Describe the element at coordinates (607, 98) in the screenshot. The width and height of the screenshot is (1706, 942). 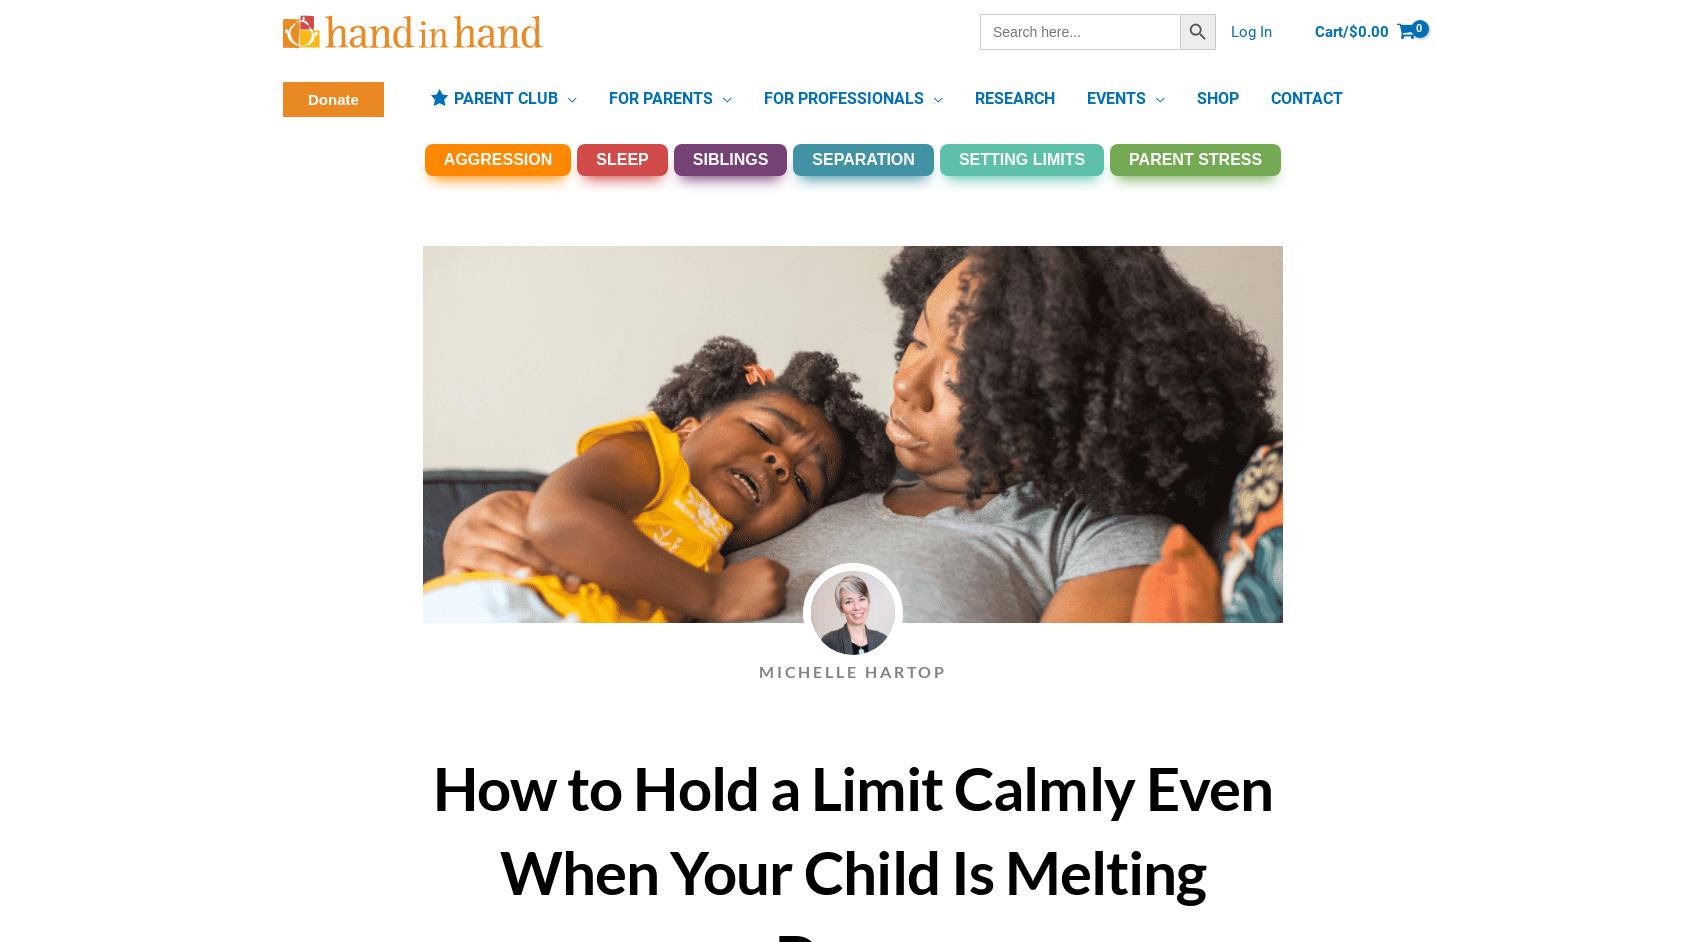
I see `'FOR PARENTS'` at that location.